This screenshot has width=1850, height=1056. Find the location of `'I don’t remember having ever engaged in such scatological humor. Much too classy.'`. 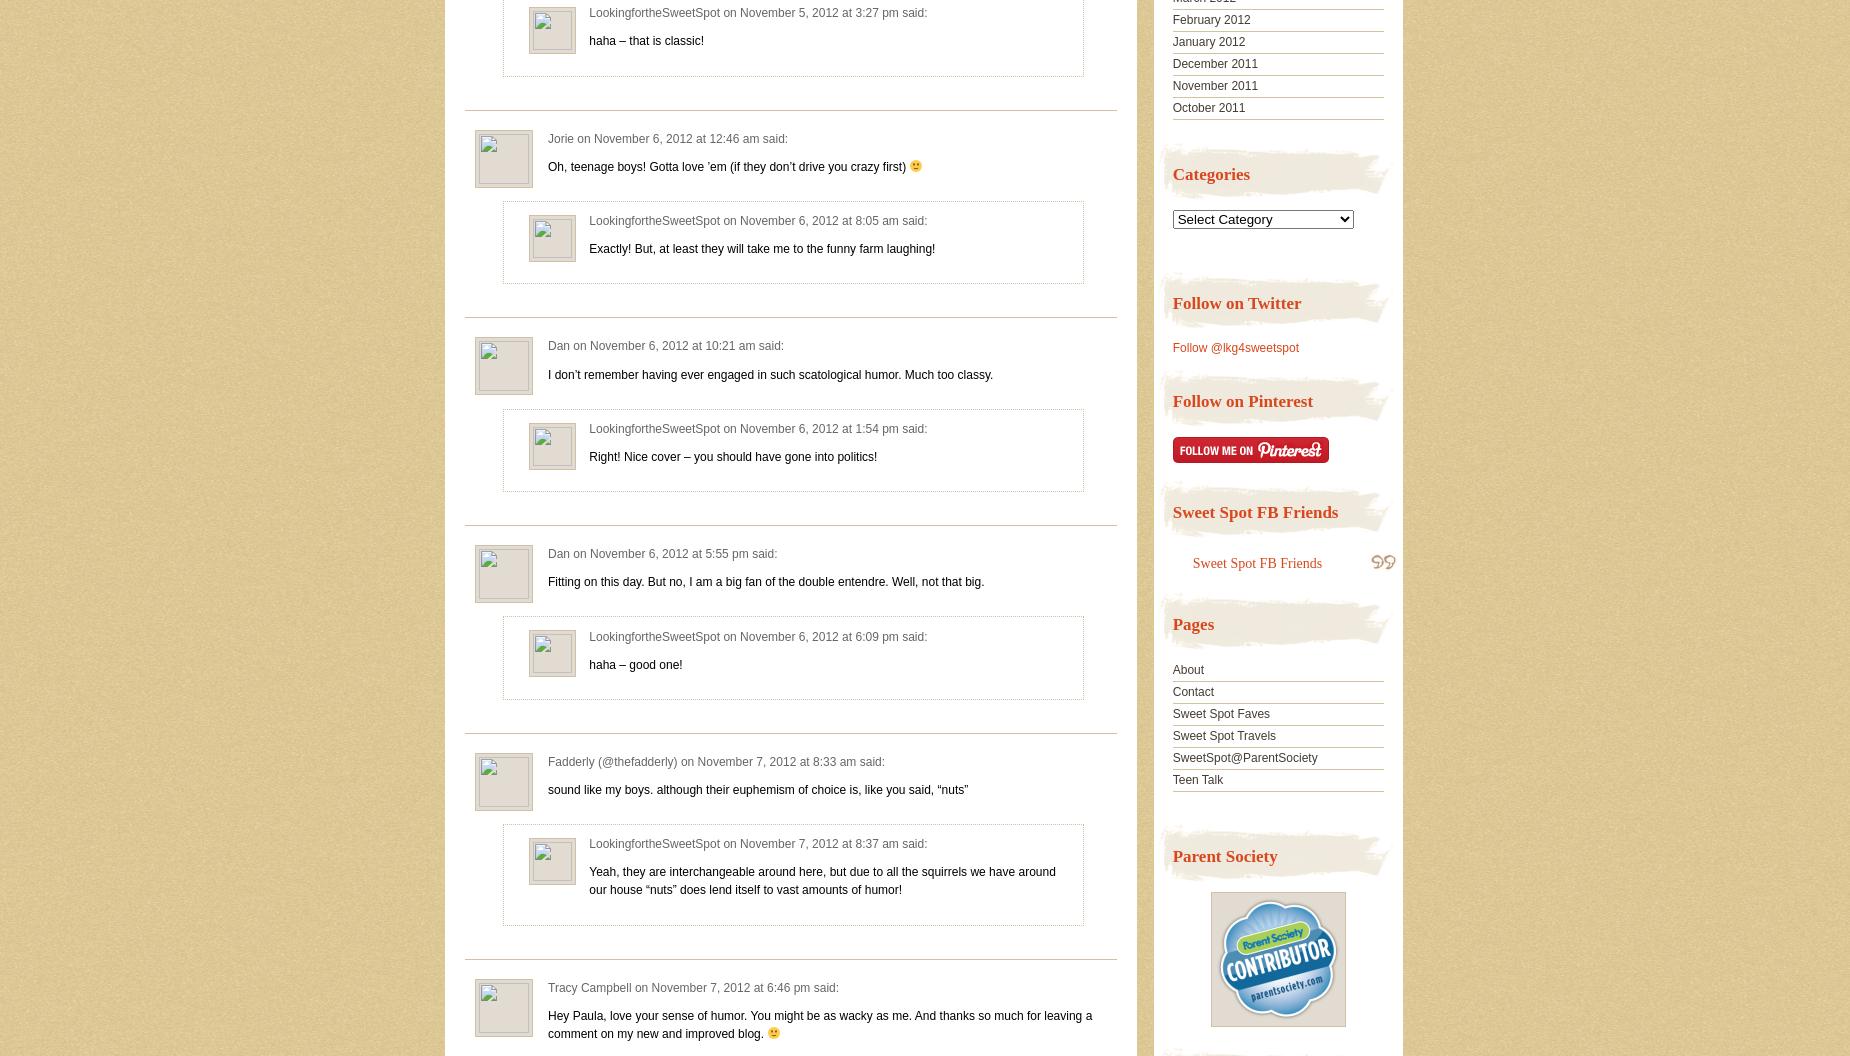

'I don’t remember having ever engaged in such scatological humor. Much too classy.' is located at coordinates (770, 373).